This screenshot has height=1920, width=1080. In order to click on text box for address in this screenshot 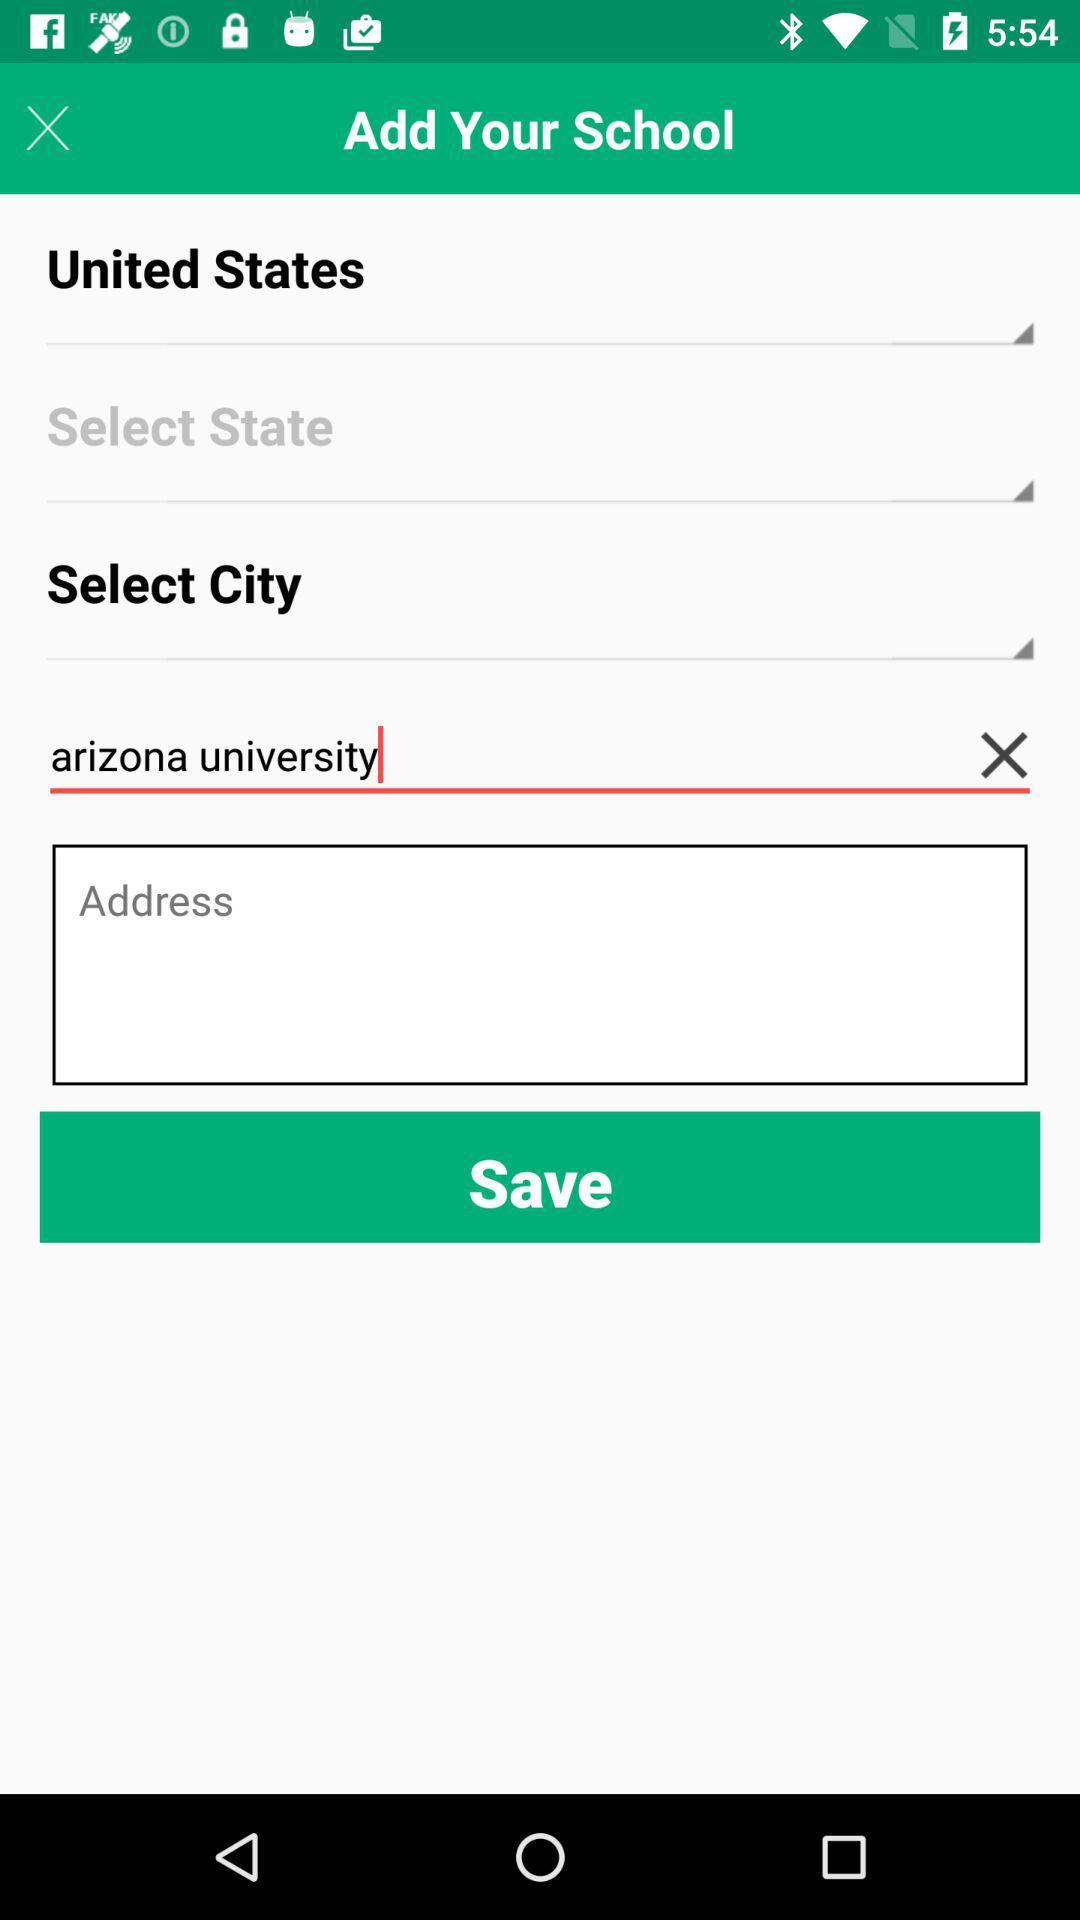, I will do `click(540, 964)`.